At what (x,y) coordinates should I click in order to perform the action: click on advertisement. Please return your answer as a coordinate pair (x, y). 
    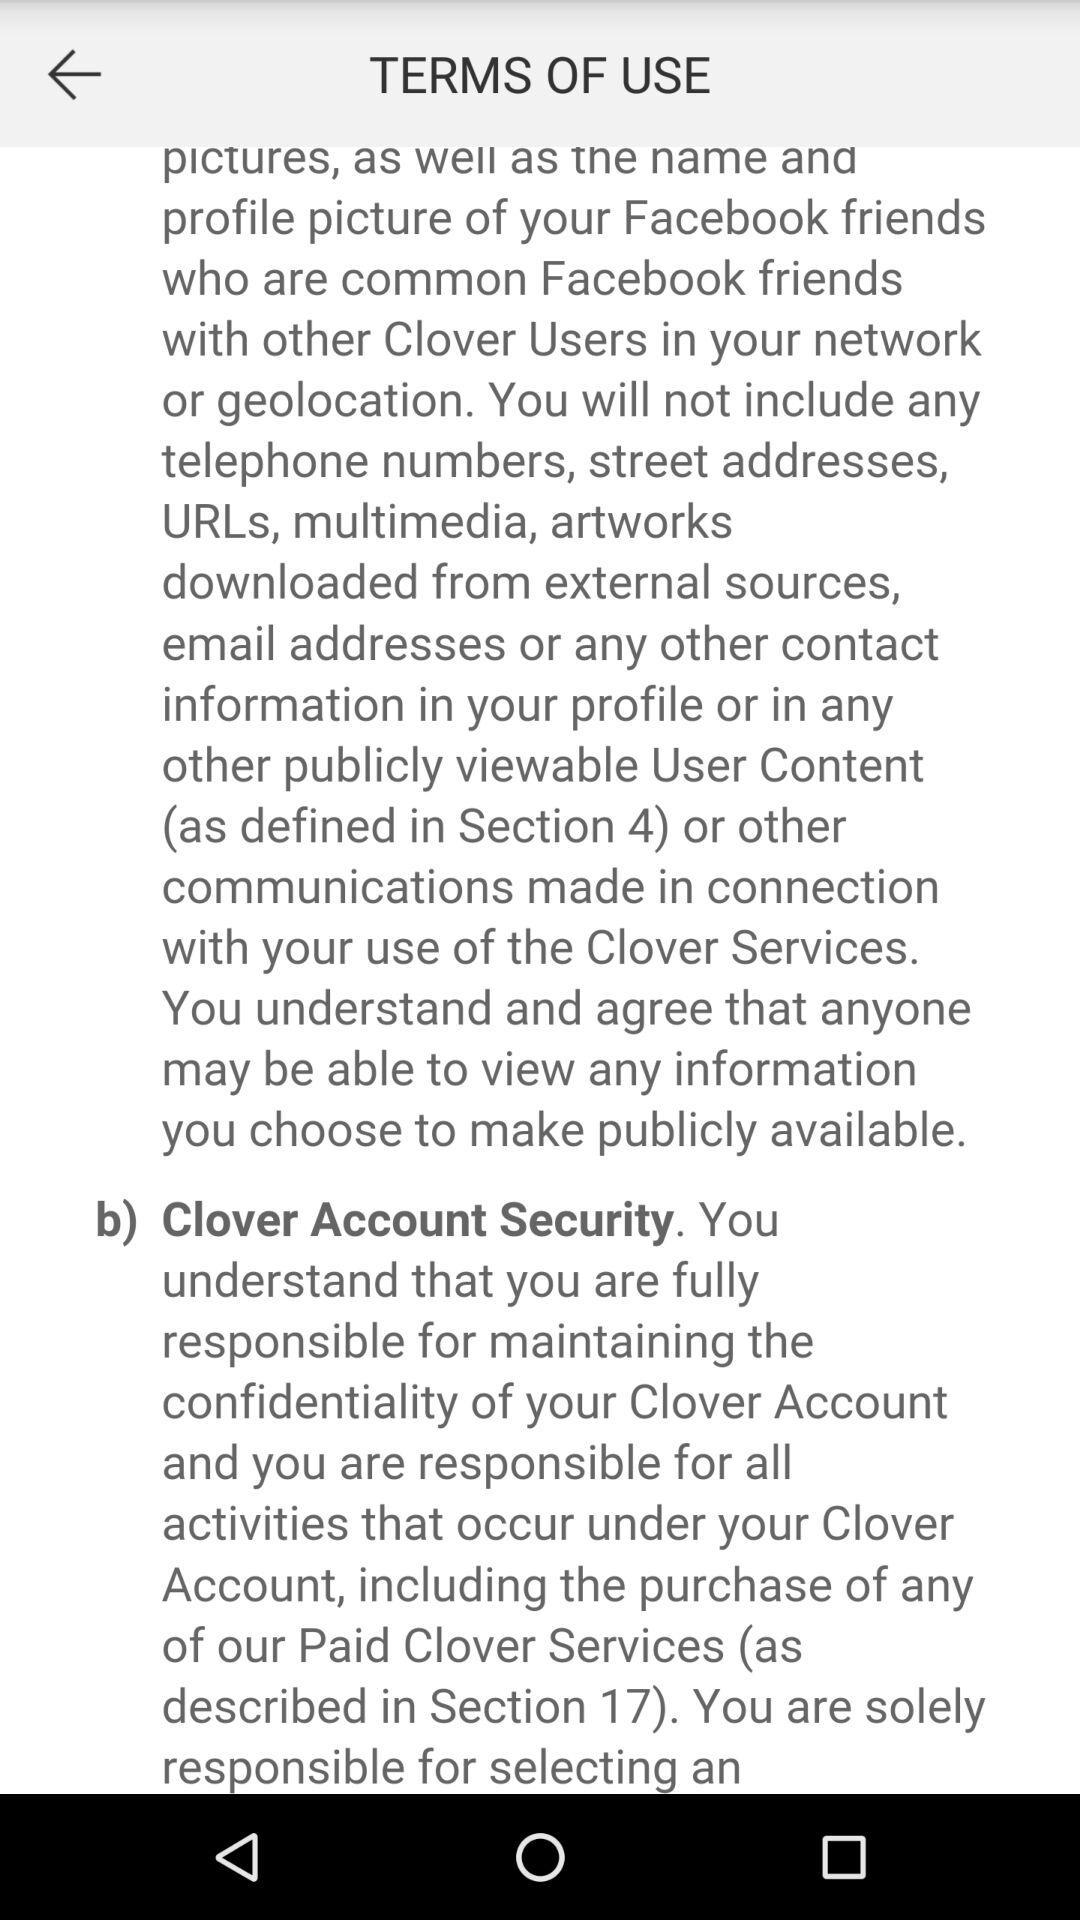
    Looking at the image, I should click on (72, 73).